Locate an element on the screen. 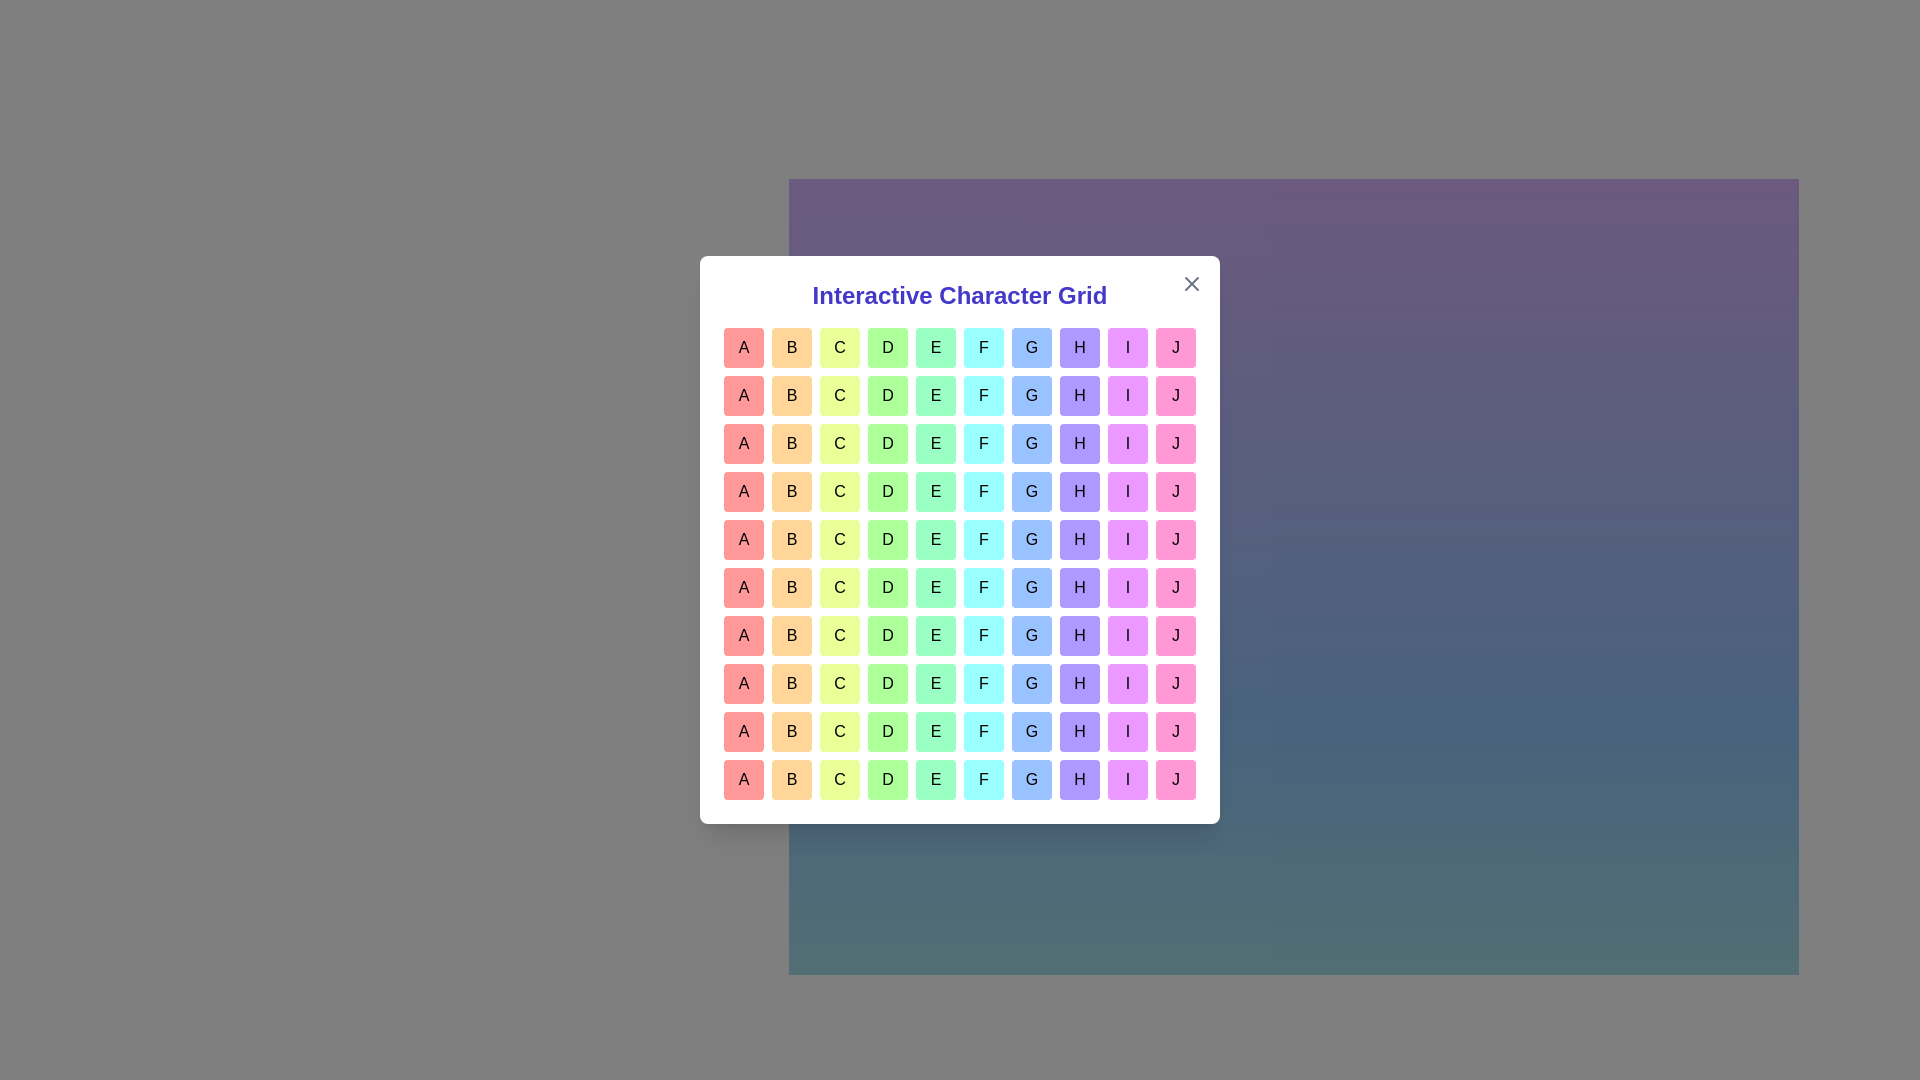  the grid cell labeled J is located at coordinates (1176, 346).